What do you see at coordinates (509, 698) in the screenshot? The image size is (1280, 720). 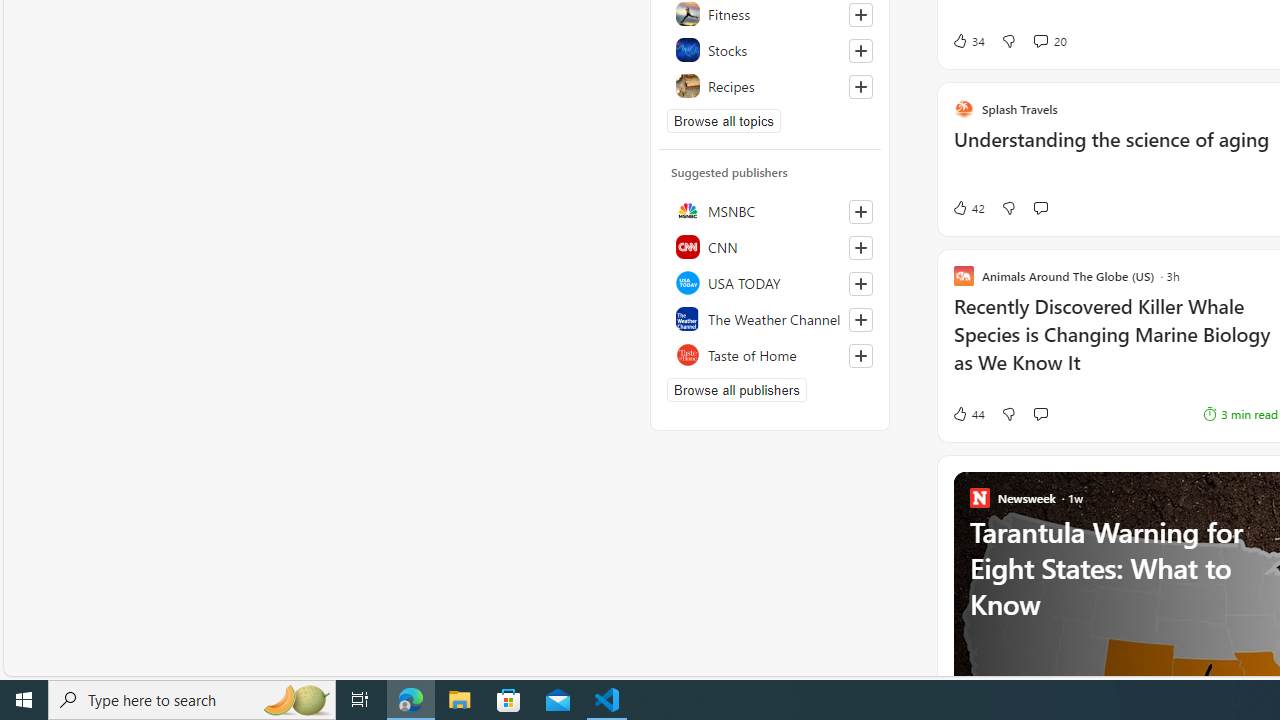 I see `'Microsoft Store'` at bounding box center [509, 698].